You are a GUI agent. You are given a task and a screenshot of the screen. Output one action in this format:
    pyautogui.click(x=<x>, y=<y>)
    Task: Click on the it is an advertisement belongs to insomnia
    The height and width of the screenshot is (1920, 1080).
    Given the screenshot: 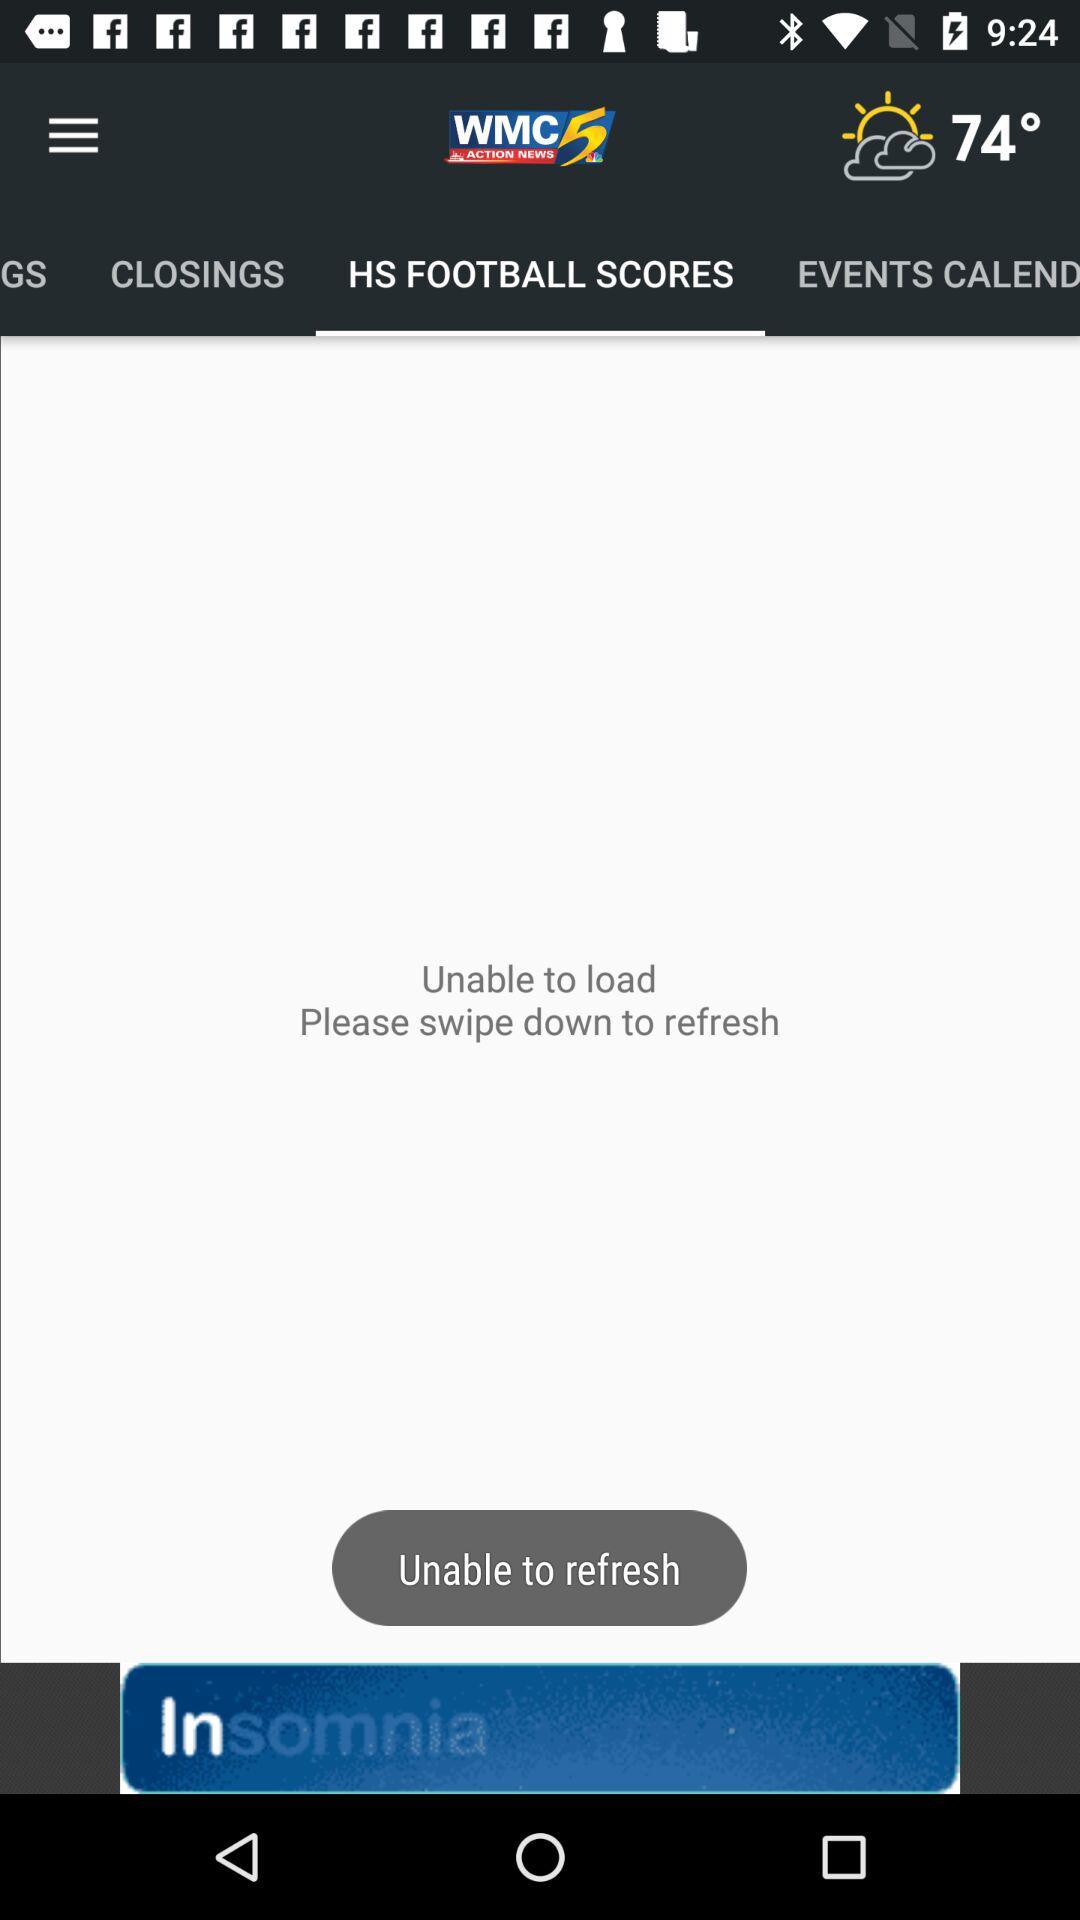 What is the action you would take?
    pyautogui.click(x=540, y=1727)
    